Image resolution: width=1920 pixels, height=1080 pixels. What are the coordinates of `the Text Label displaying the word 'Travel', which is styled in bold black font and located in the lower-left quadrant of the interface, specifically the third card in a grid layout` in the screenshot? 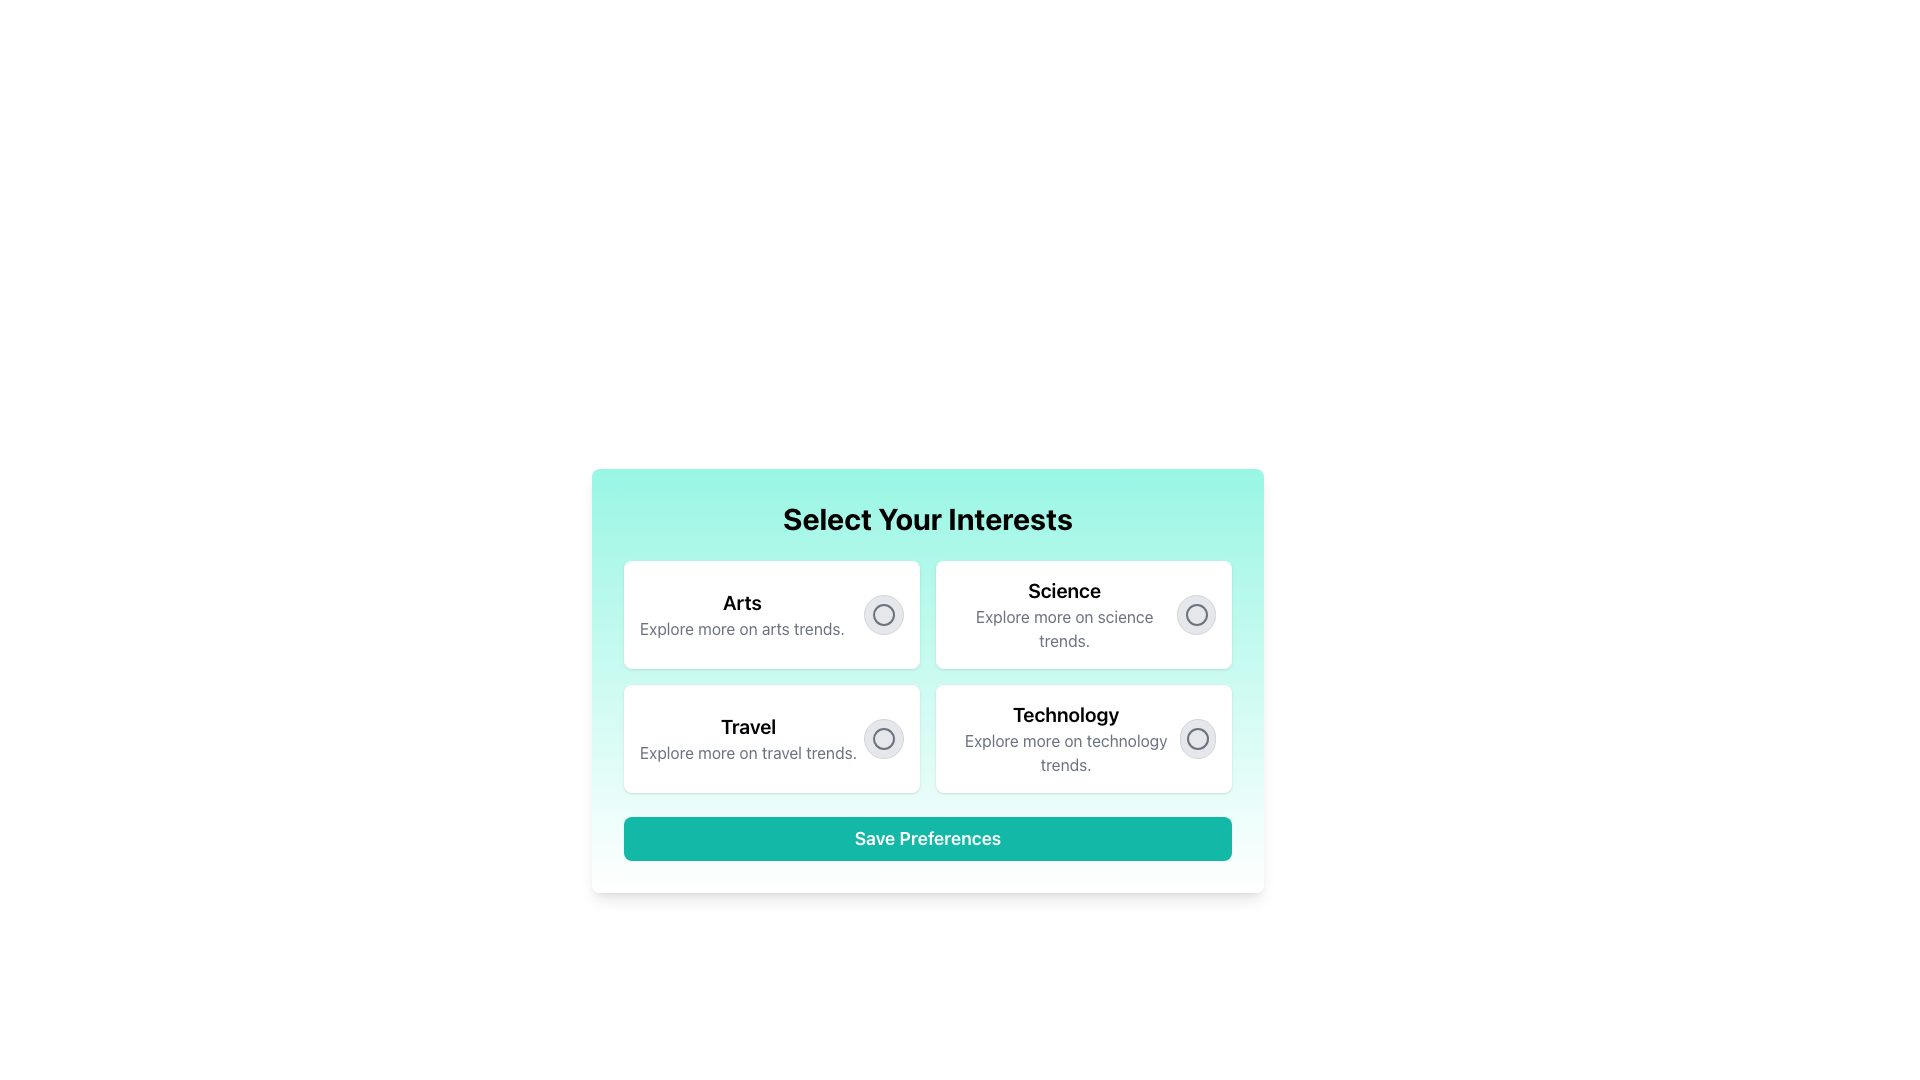 It's located at (747, 726).